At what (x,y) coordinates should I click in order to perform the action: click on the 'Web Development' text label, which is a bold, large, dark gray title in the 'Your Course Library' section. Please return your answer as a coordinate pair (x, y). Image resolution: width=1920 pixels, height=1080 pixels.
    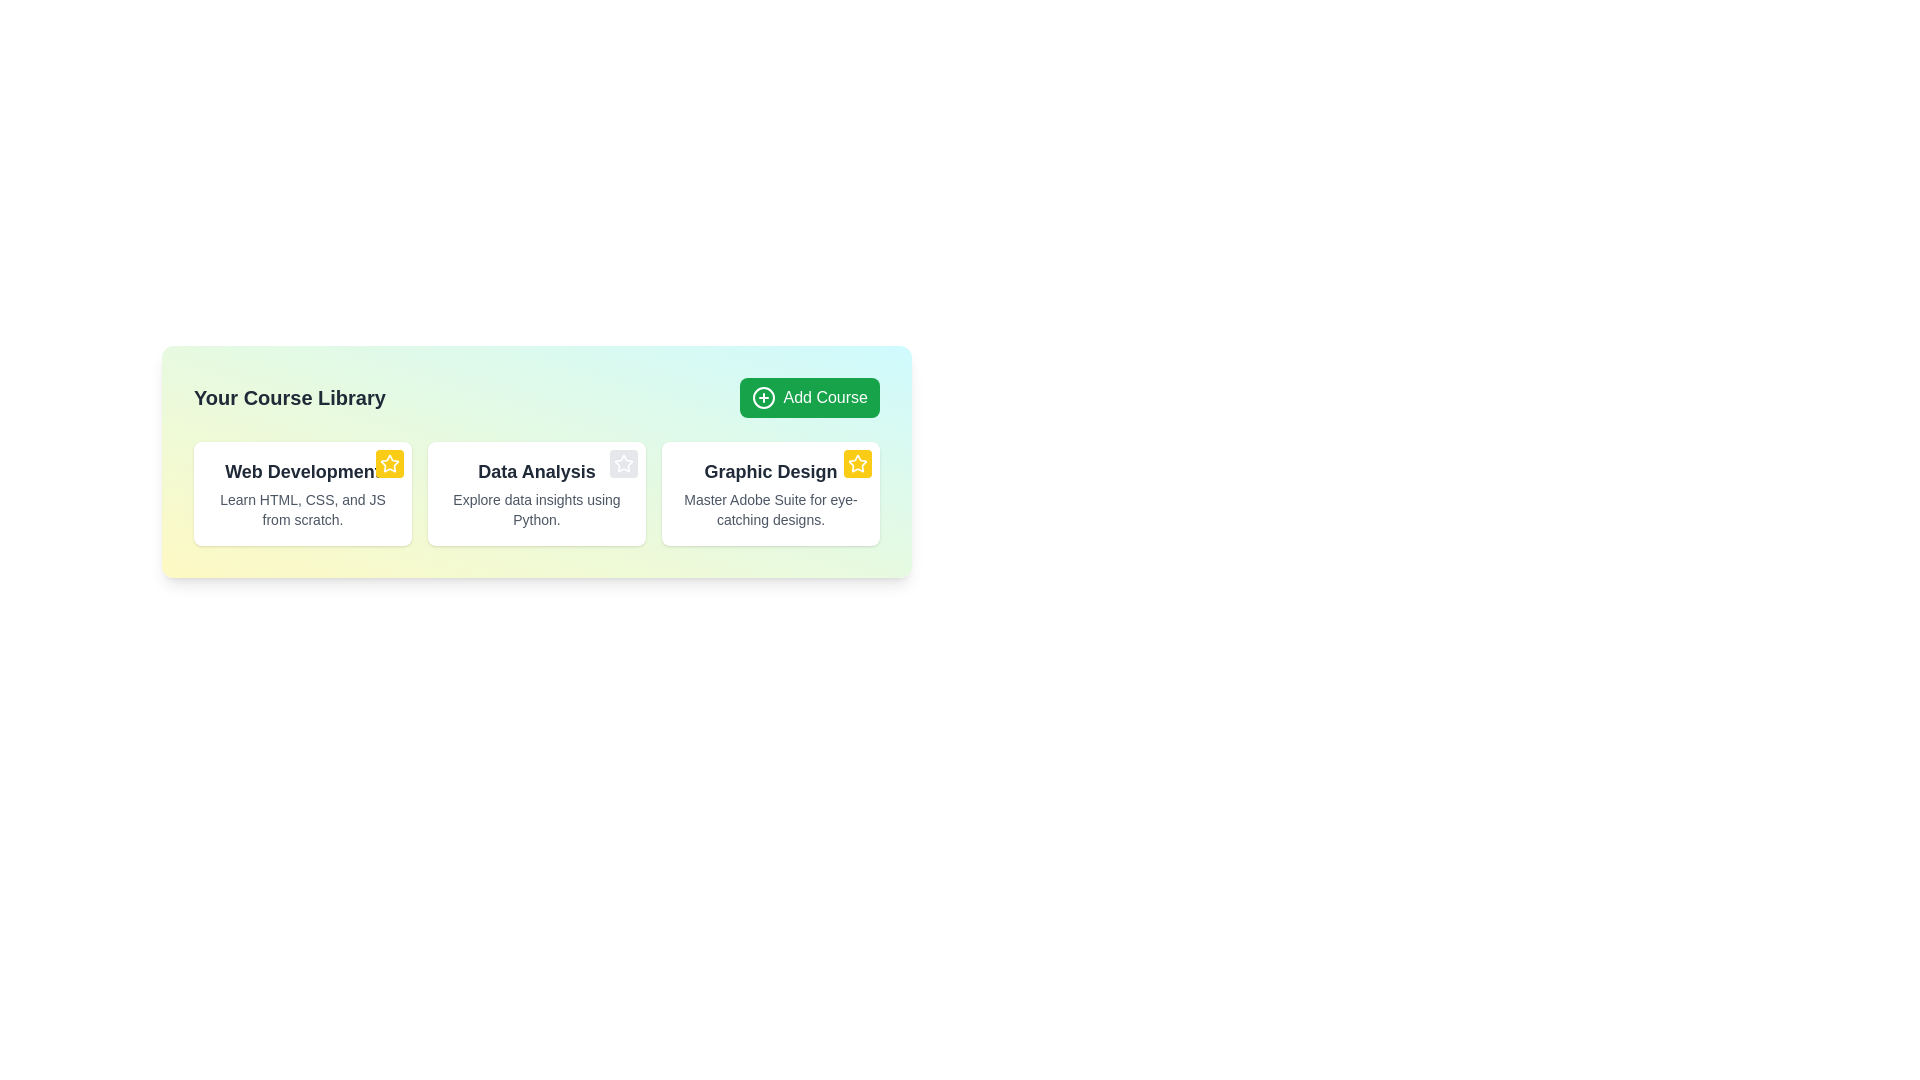
    Looking at the image, I should click on (301, 471).